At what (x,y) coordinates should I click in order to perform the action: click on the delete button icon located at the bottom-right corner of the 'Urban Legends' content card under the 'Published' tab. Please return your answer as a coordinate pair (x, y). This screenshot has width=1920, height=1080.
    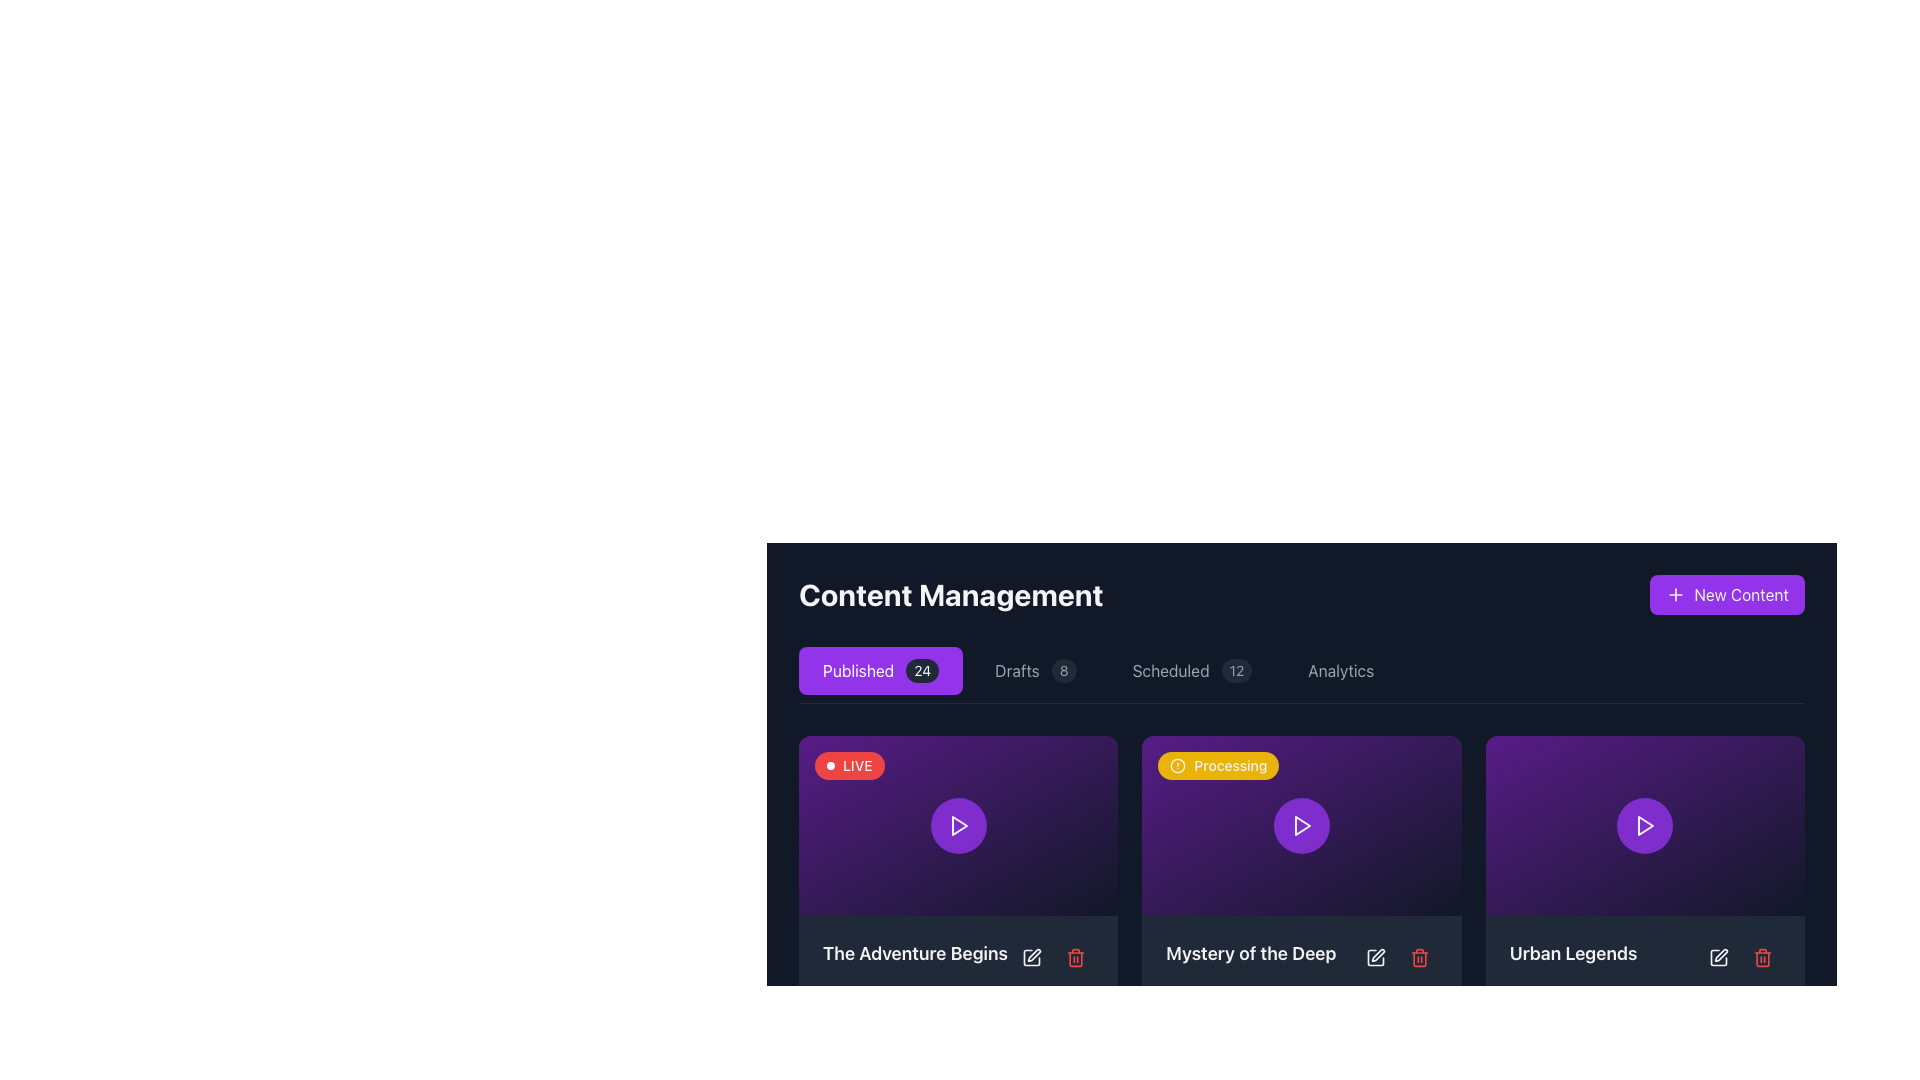
    Looking at the image, I should click on (1762, 955).